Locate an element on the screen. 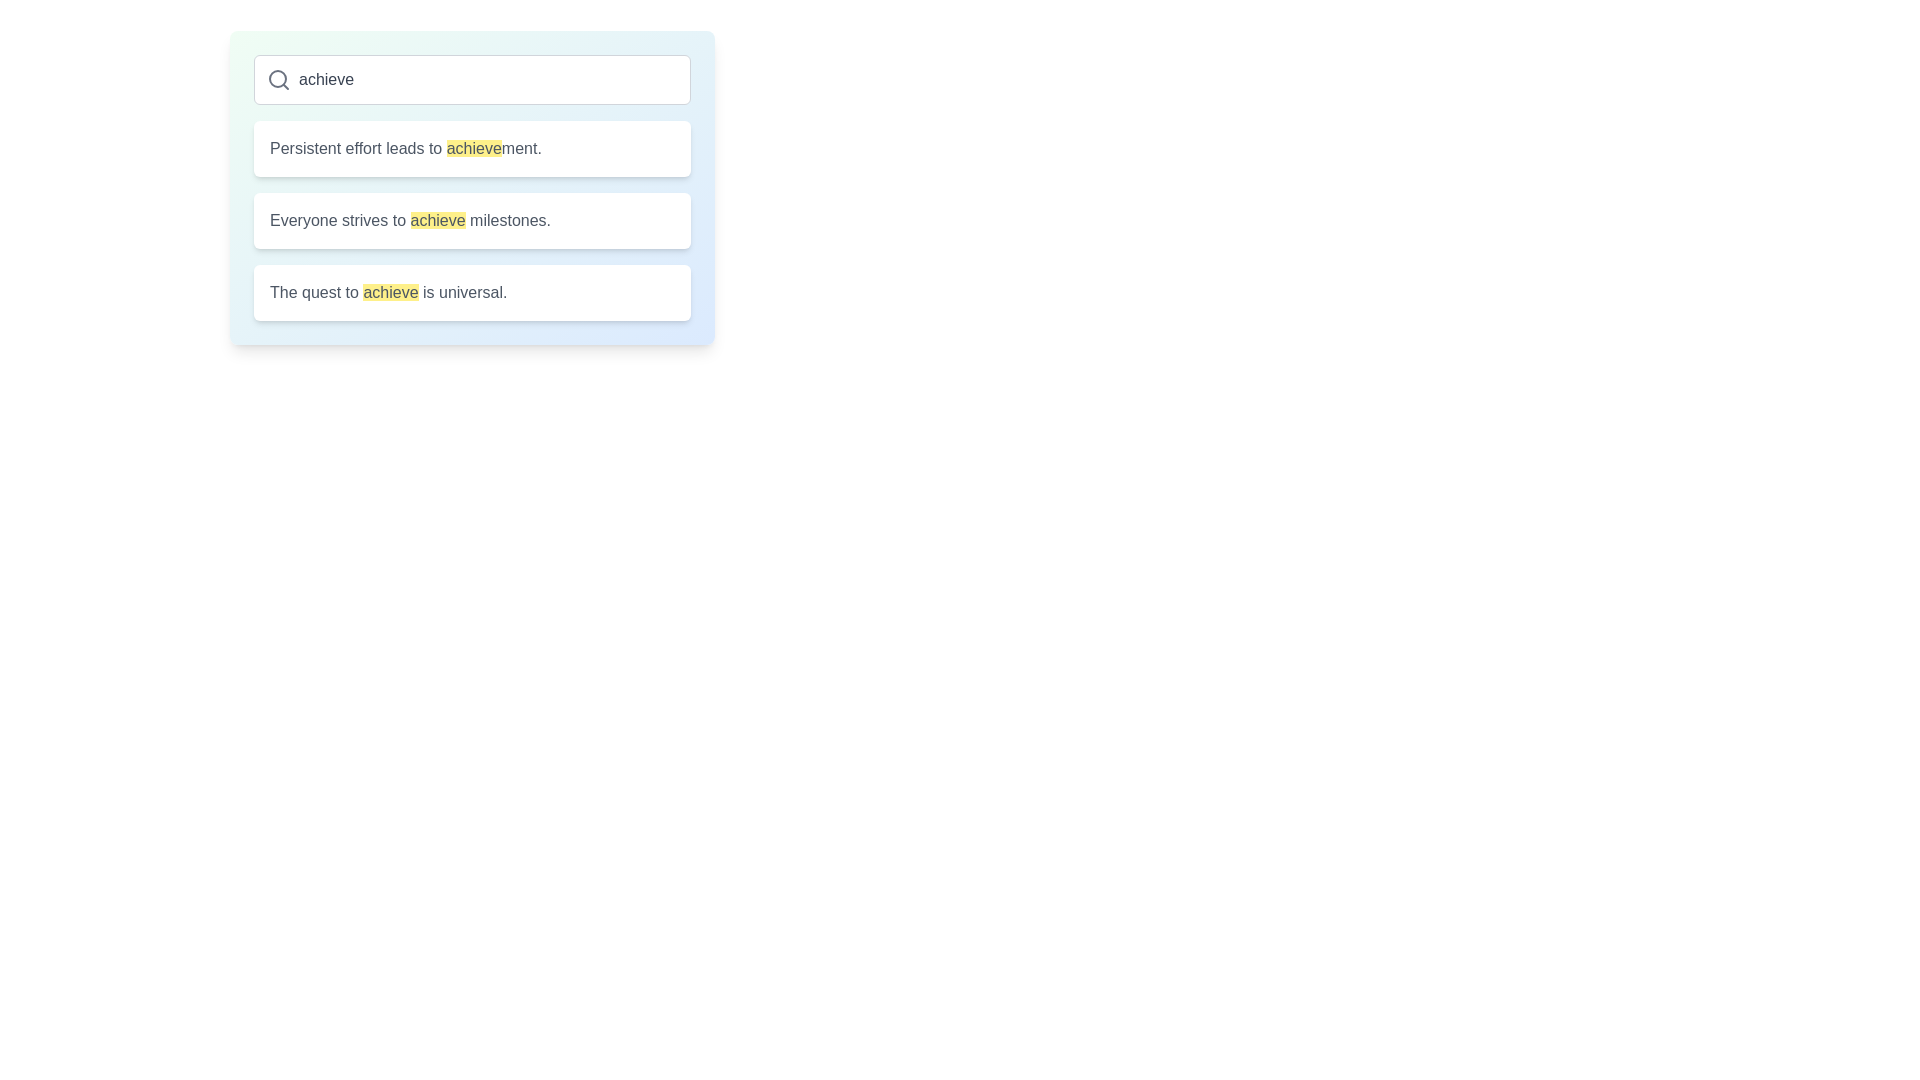  the static text fragment emphasizing the term 'achievement' in the sentence 'Persistent effort leads to achievement.' is located at coordinates (521, 147).